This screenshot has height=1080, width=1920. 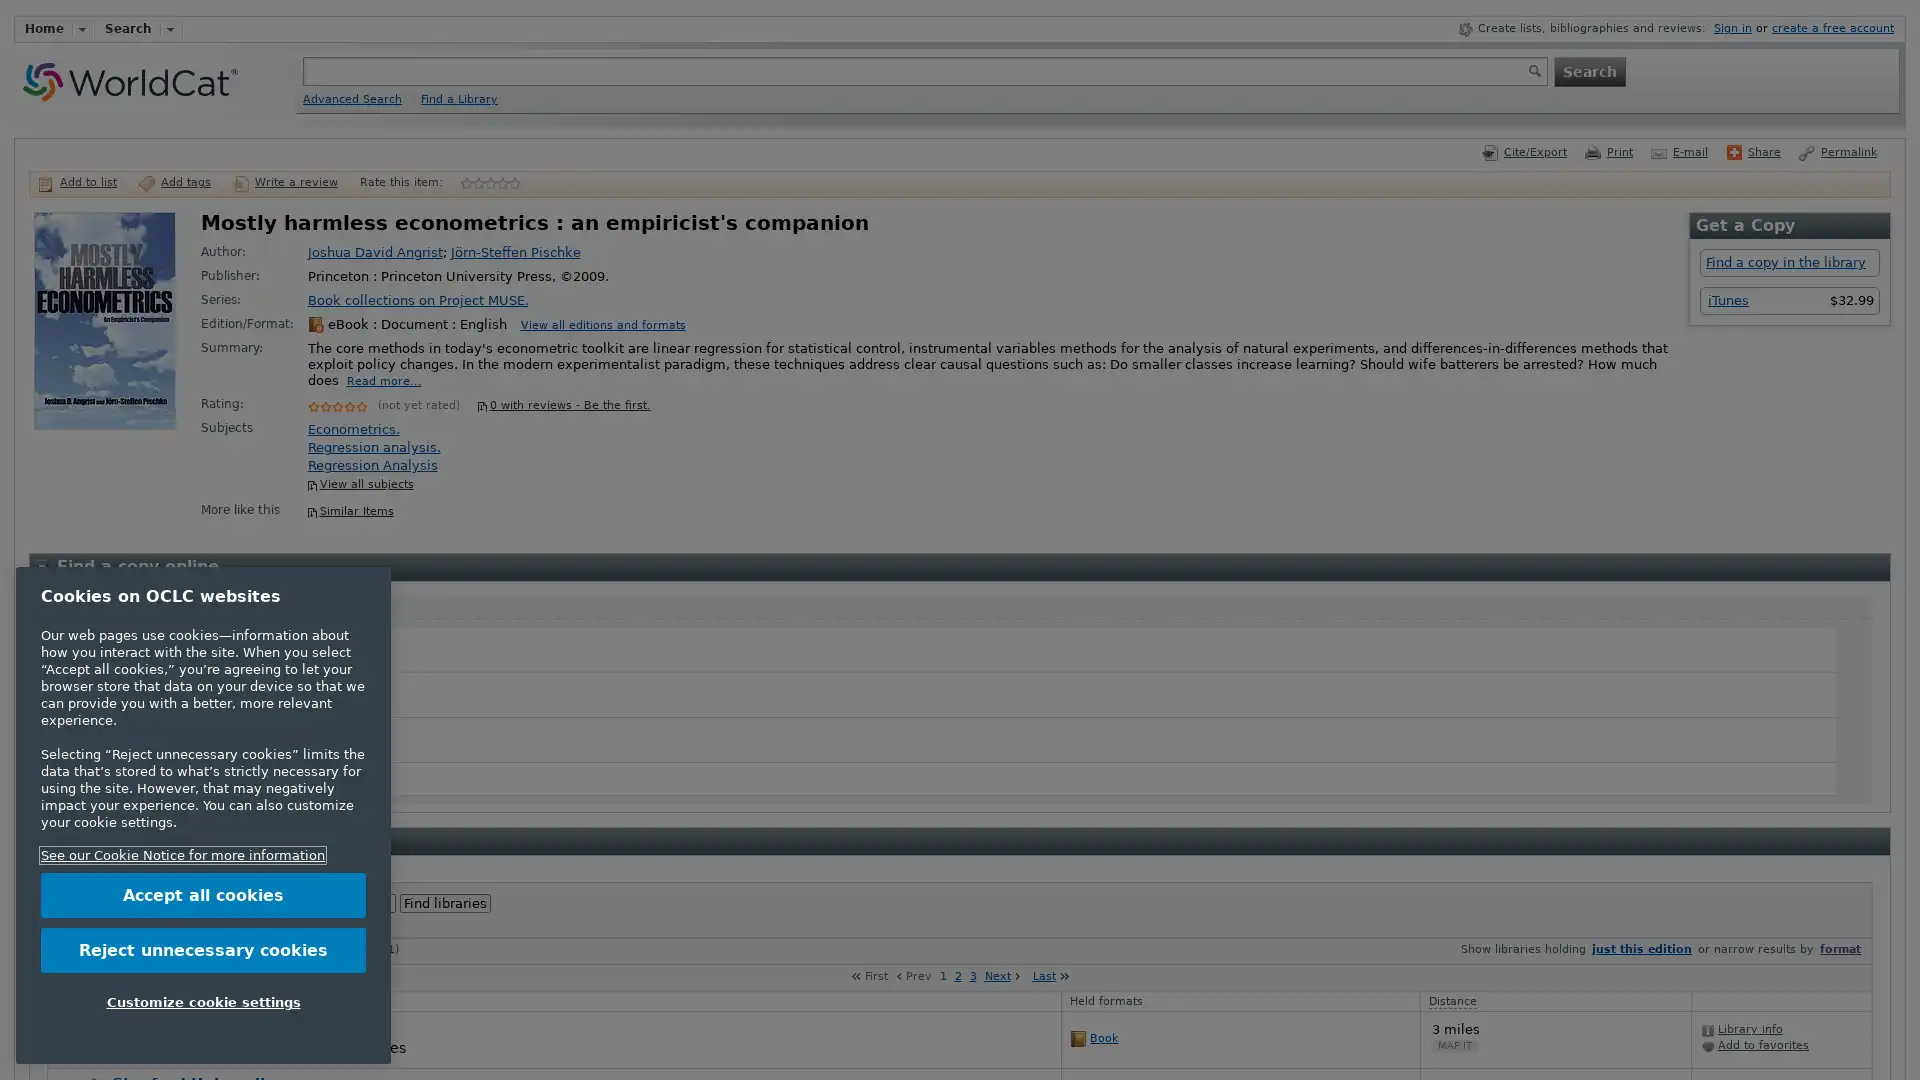 What do you see at coordinates (1587, 69) in the screenshot?
I see `Search` at bounding box center [1587, 69].